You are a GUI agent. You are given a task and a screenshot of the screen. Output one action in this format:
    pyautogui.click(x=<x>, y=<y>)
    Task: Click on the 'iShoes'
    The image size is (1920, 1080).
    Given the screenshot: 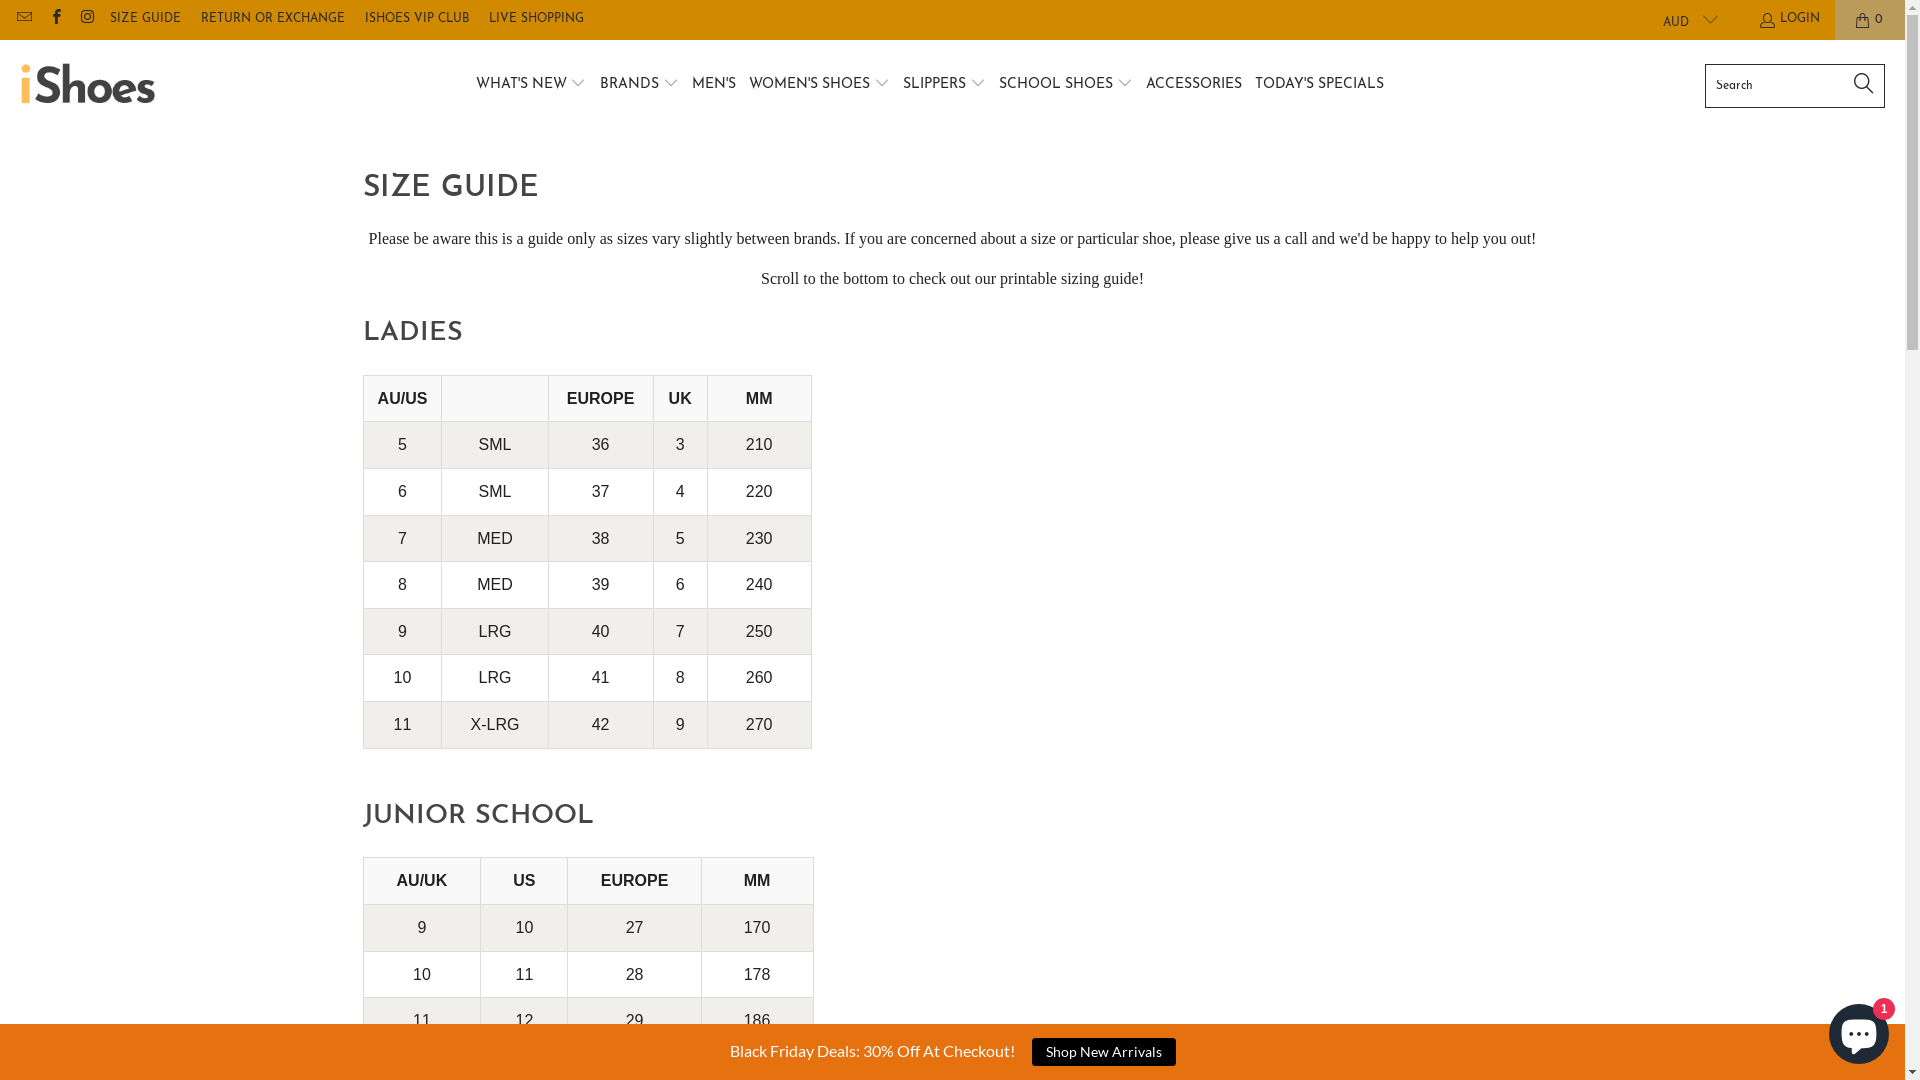 What is the action you would take?
    pyautogui.click(x=86, y=84)
    